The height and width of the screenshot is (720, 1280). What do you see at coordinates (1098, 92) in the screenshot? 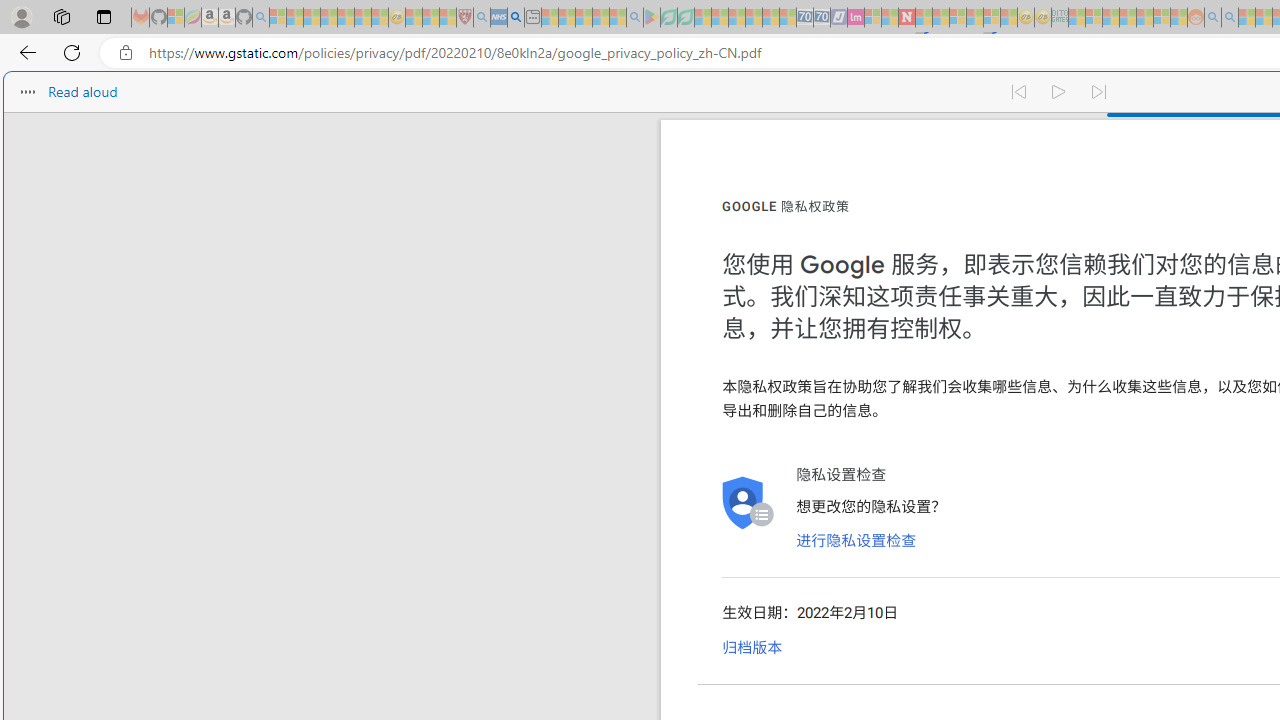
I see `'Read next paragraph'` at bounding box center [1098, 92].